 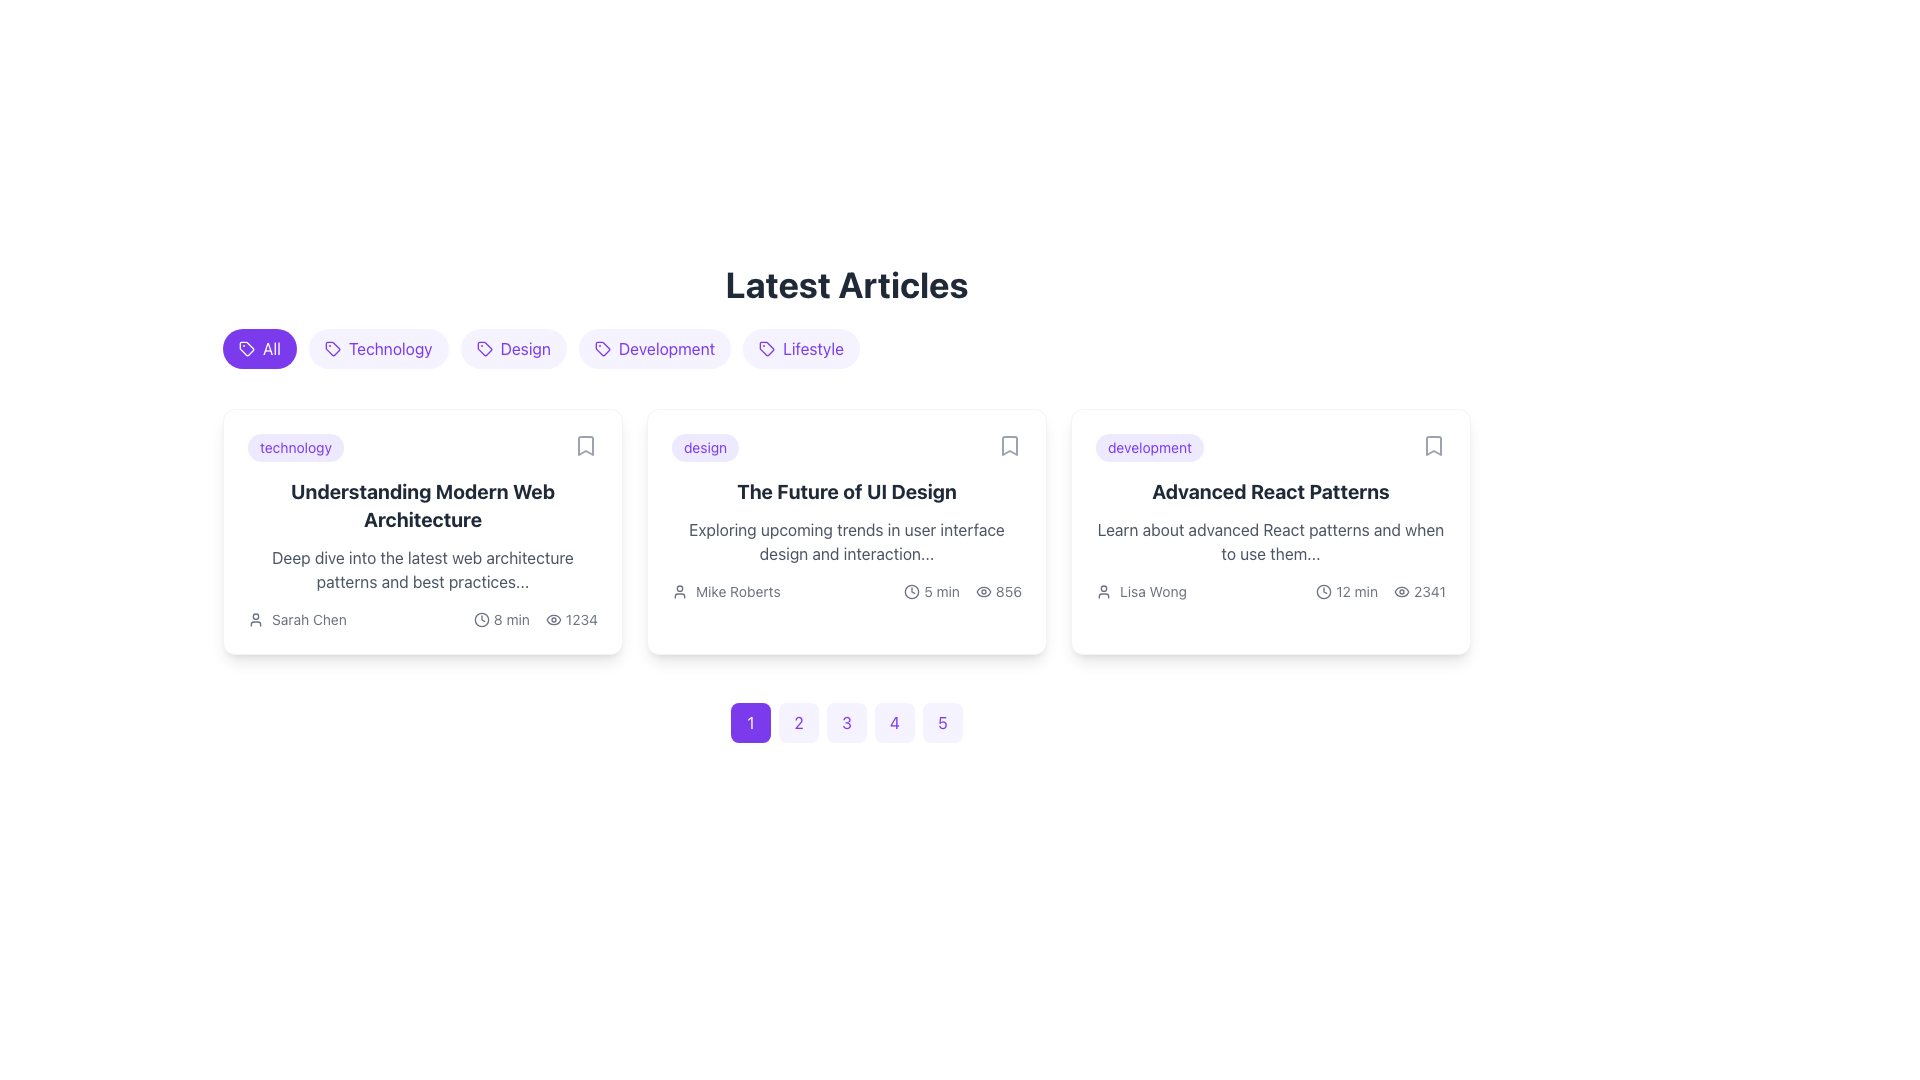 I want to click on text content of the pill-shaped label with a violet background that displays 'development', located in the top-left of the 'Advanced React Patterns' article card, so click(x=1149, y=446).